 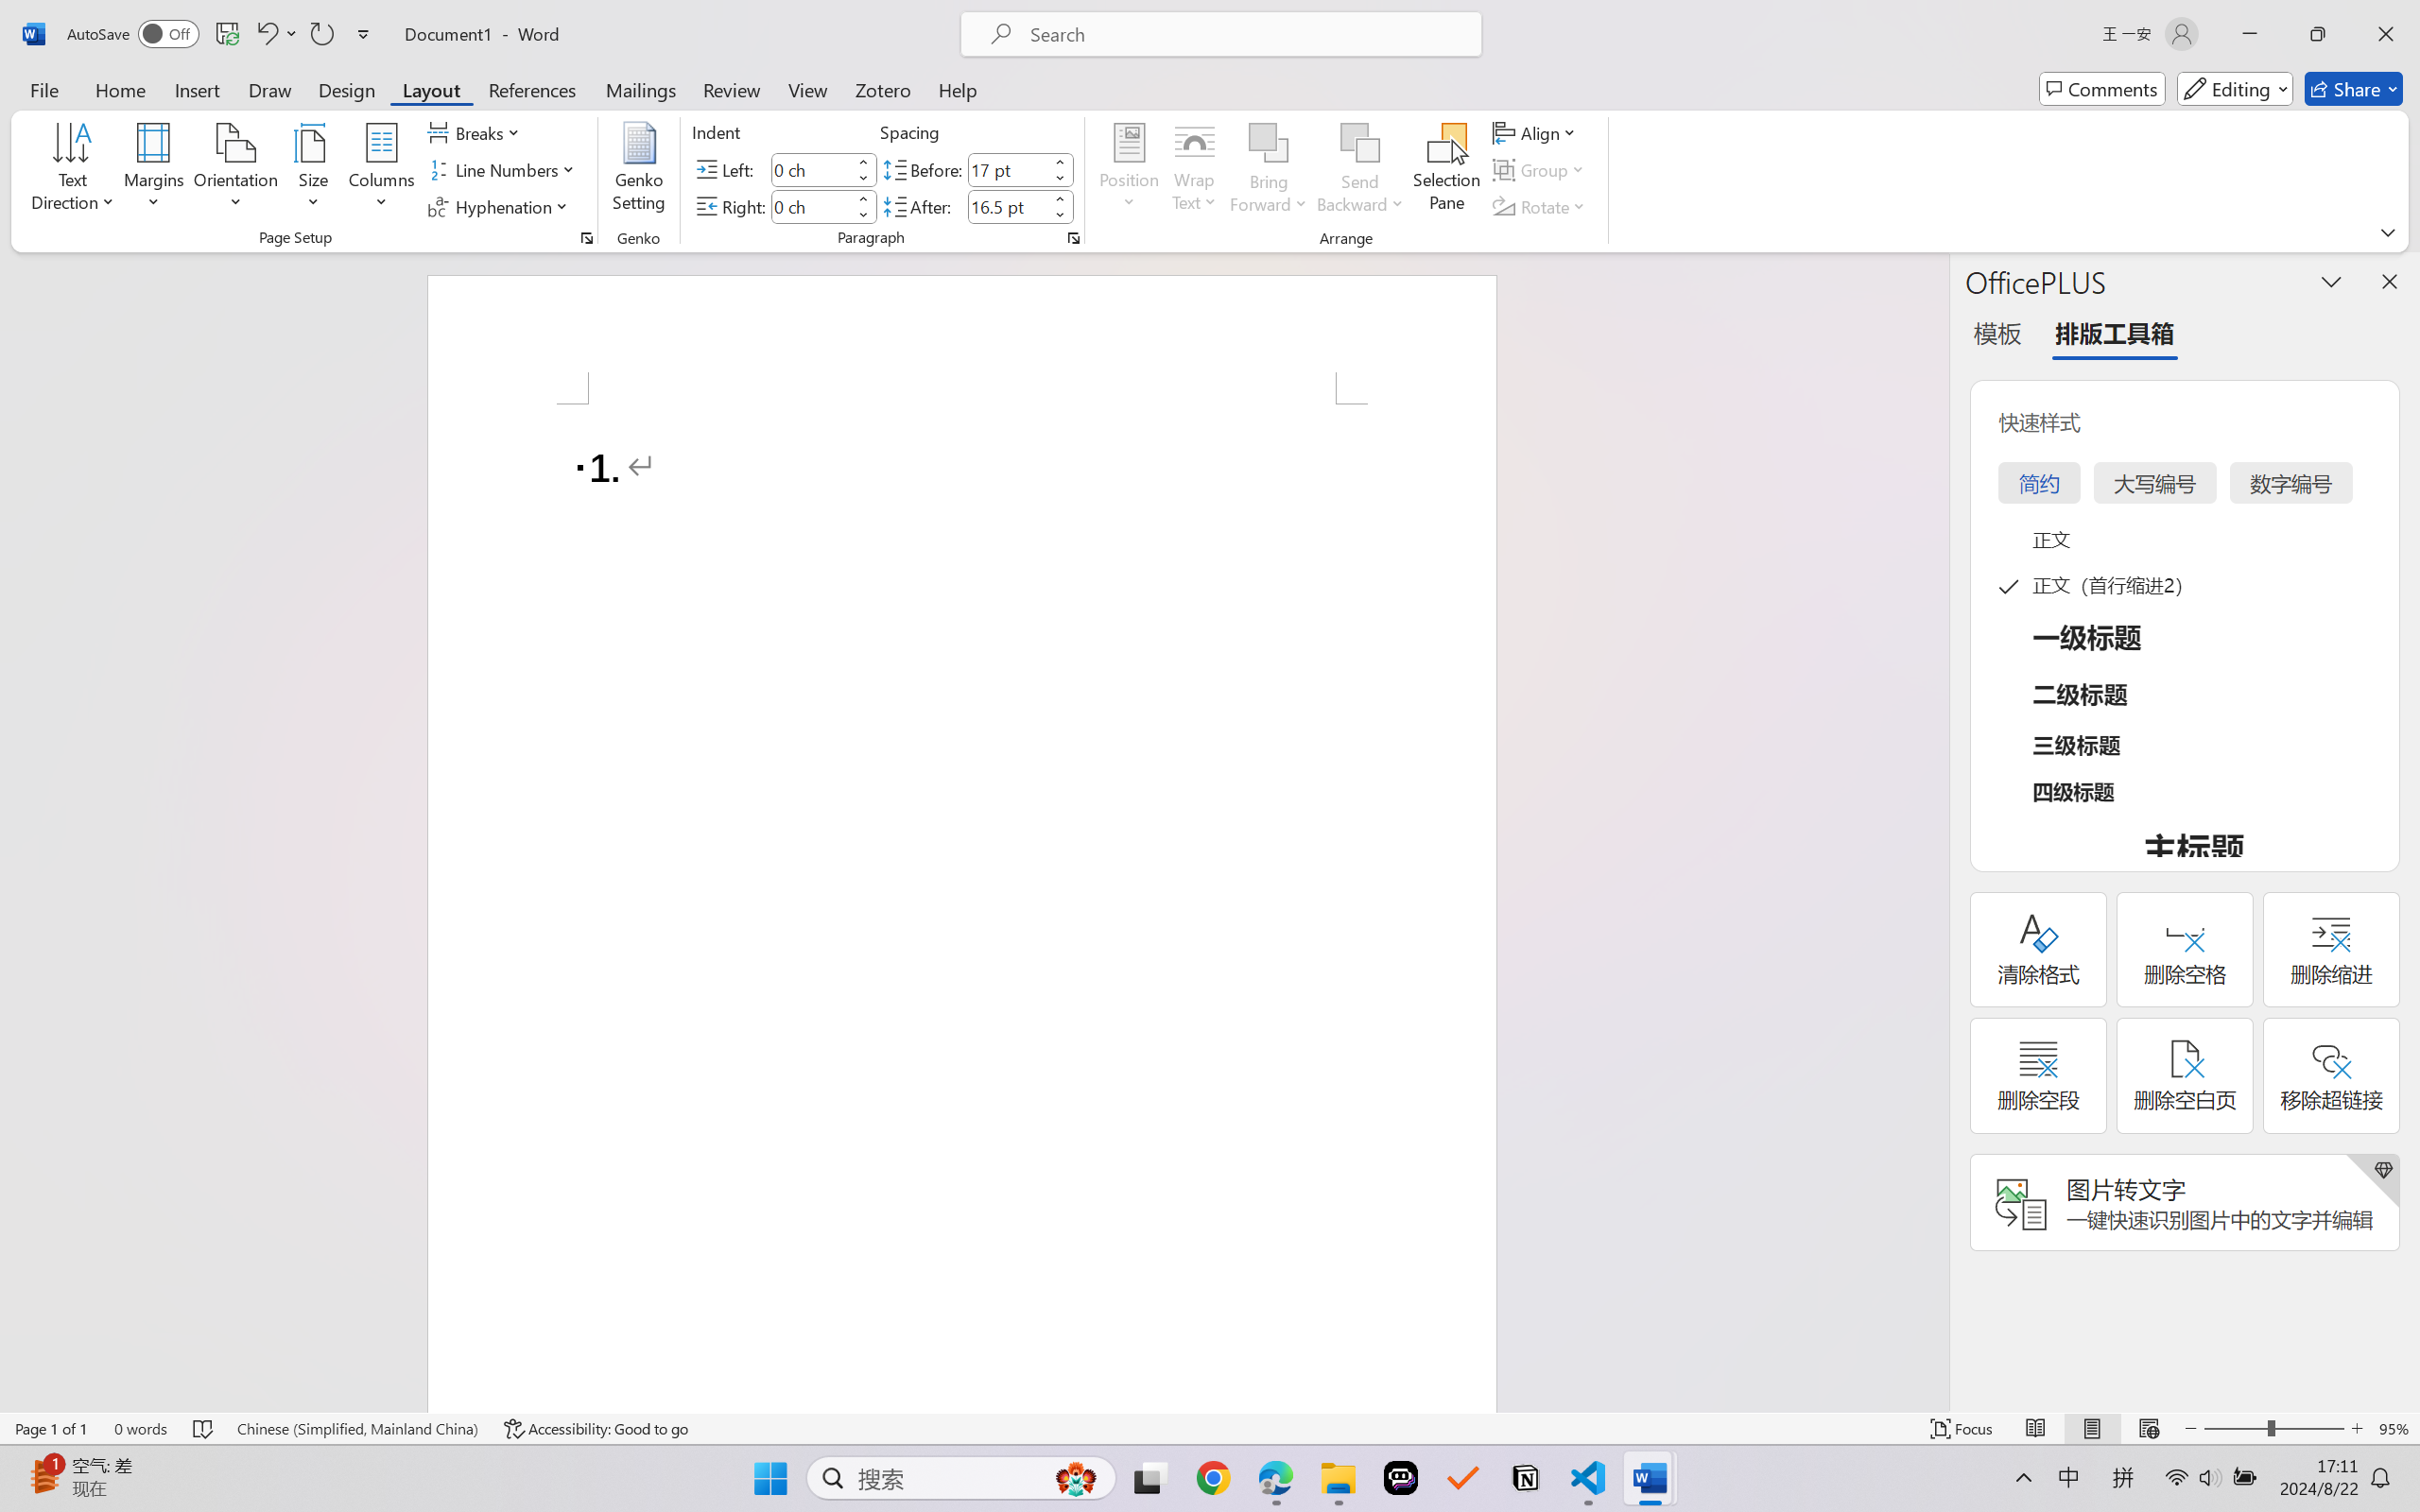 What do you see at coordinates (1269, 143) in the screenshot?
I see `'Bring Forward'` at bounding box center [1269, 143].